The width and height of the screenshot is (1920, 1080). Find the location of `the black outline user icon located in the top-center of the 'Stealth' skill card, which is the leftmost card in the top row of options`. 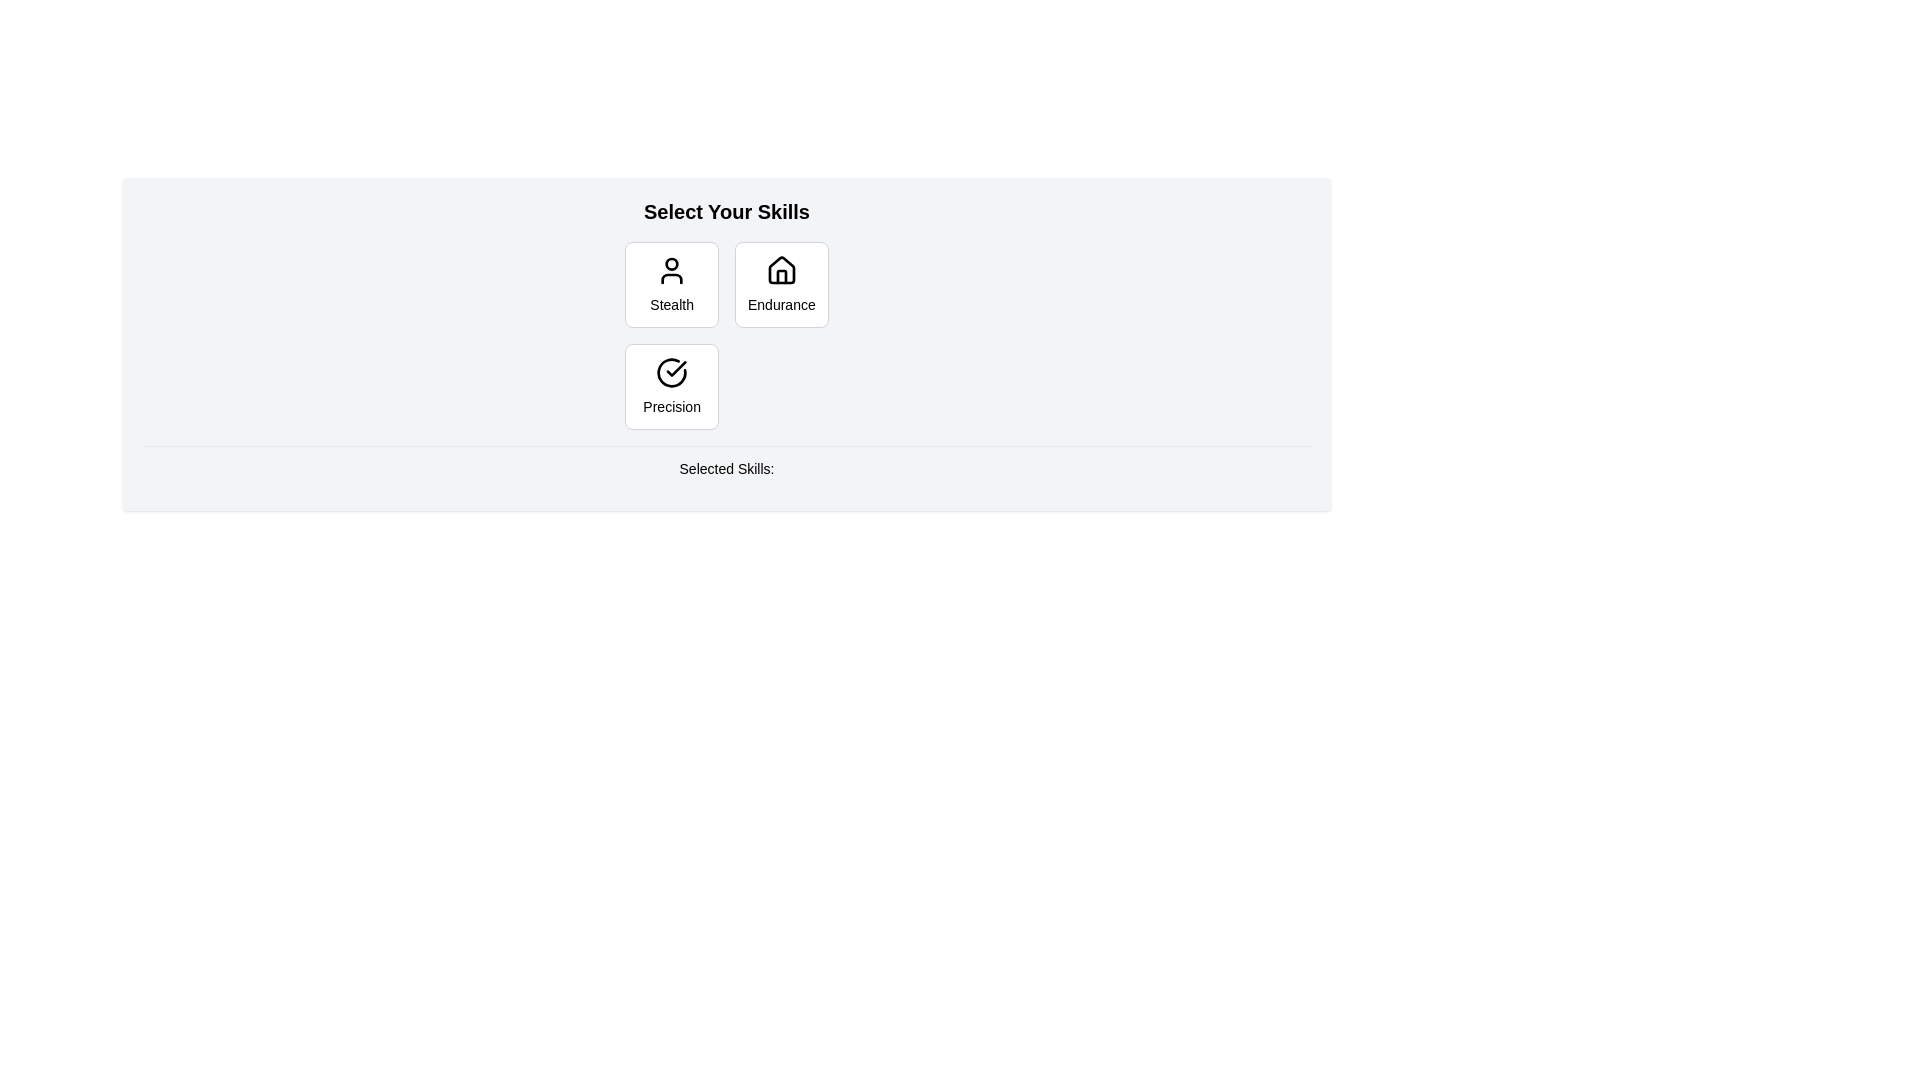

the black outline user icon located in the top-center of the 'Stealth' skill card, which is the leftmost card in the top row of options is located at coordinates (672, 270).